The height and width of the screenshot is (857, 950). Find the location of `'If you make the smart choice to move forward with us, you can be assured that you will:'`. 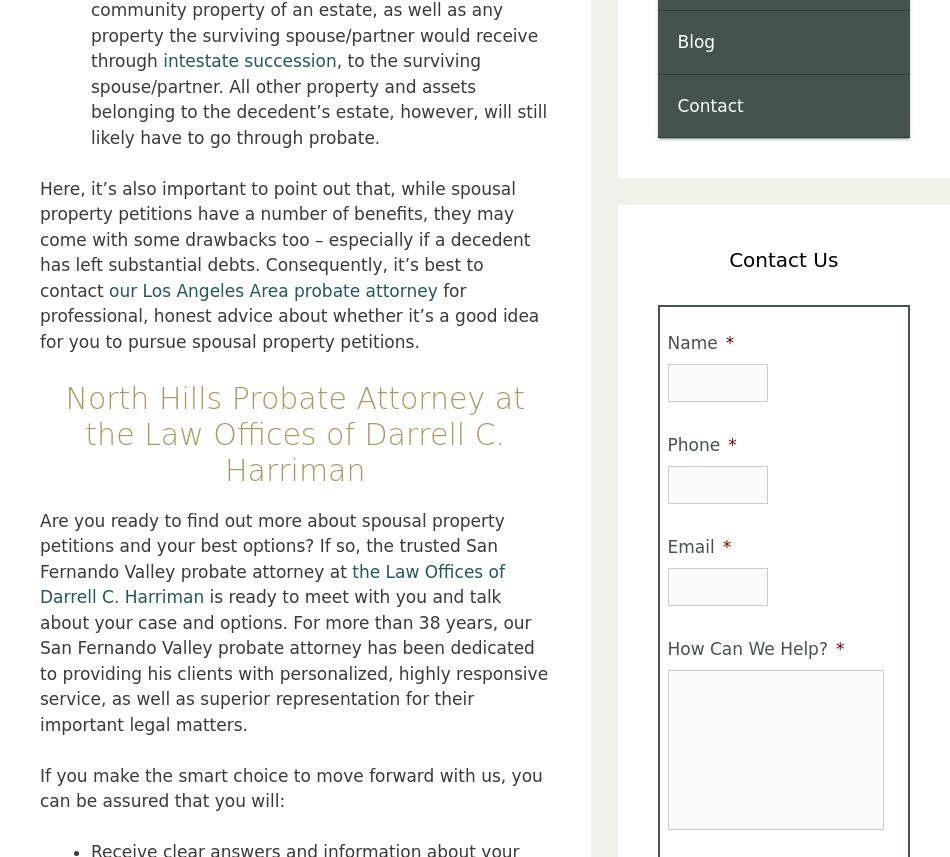

'If you make the smart choice to move forward with us, you can be assured that you will:' is located at coordinates (289, 788).